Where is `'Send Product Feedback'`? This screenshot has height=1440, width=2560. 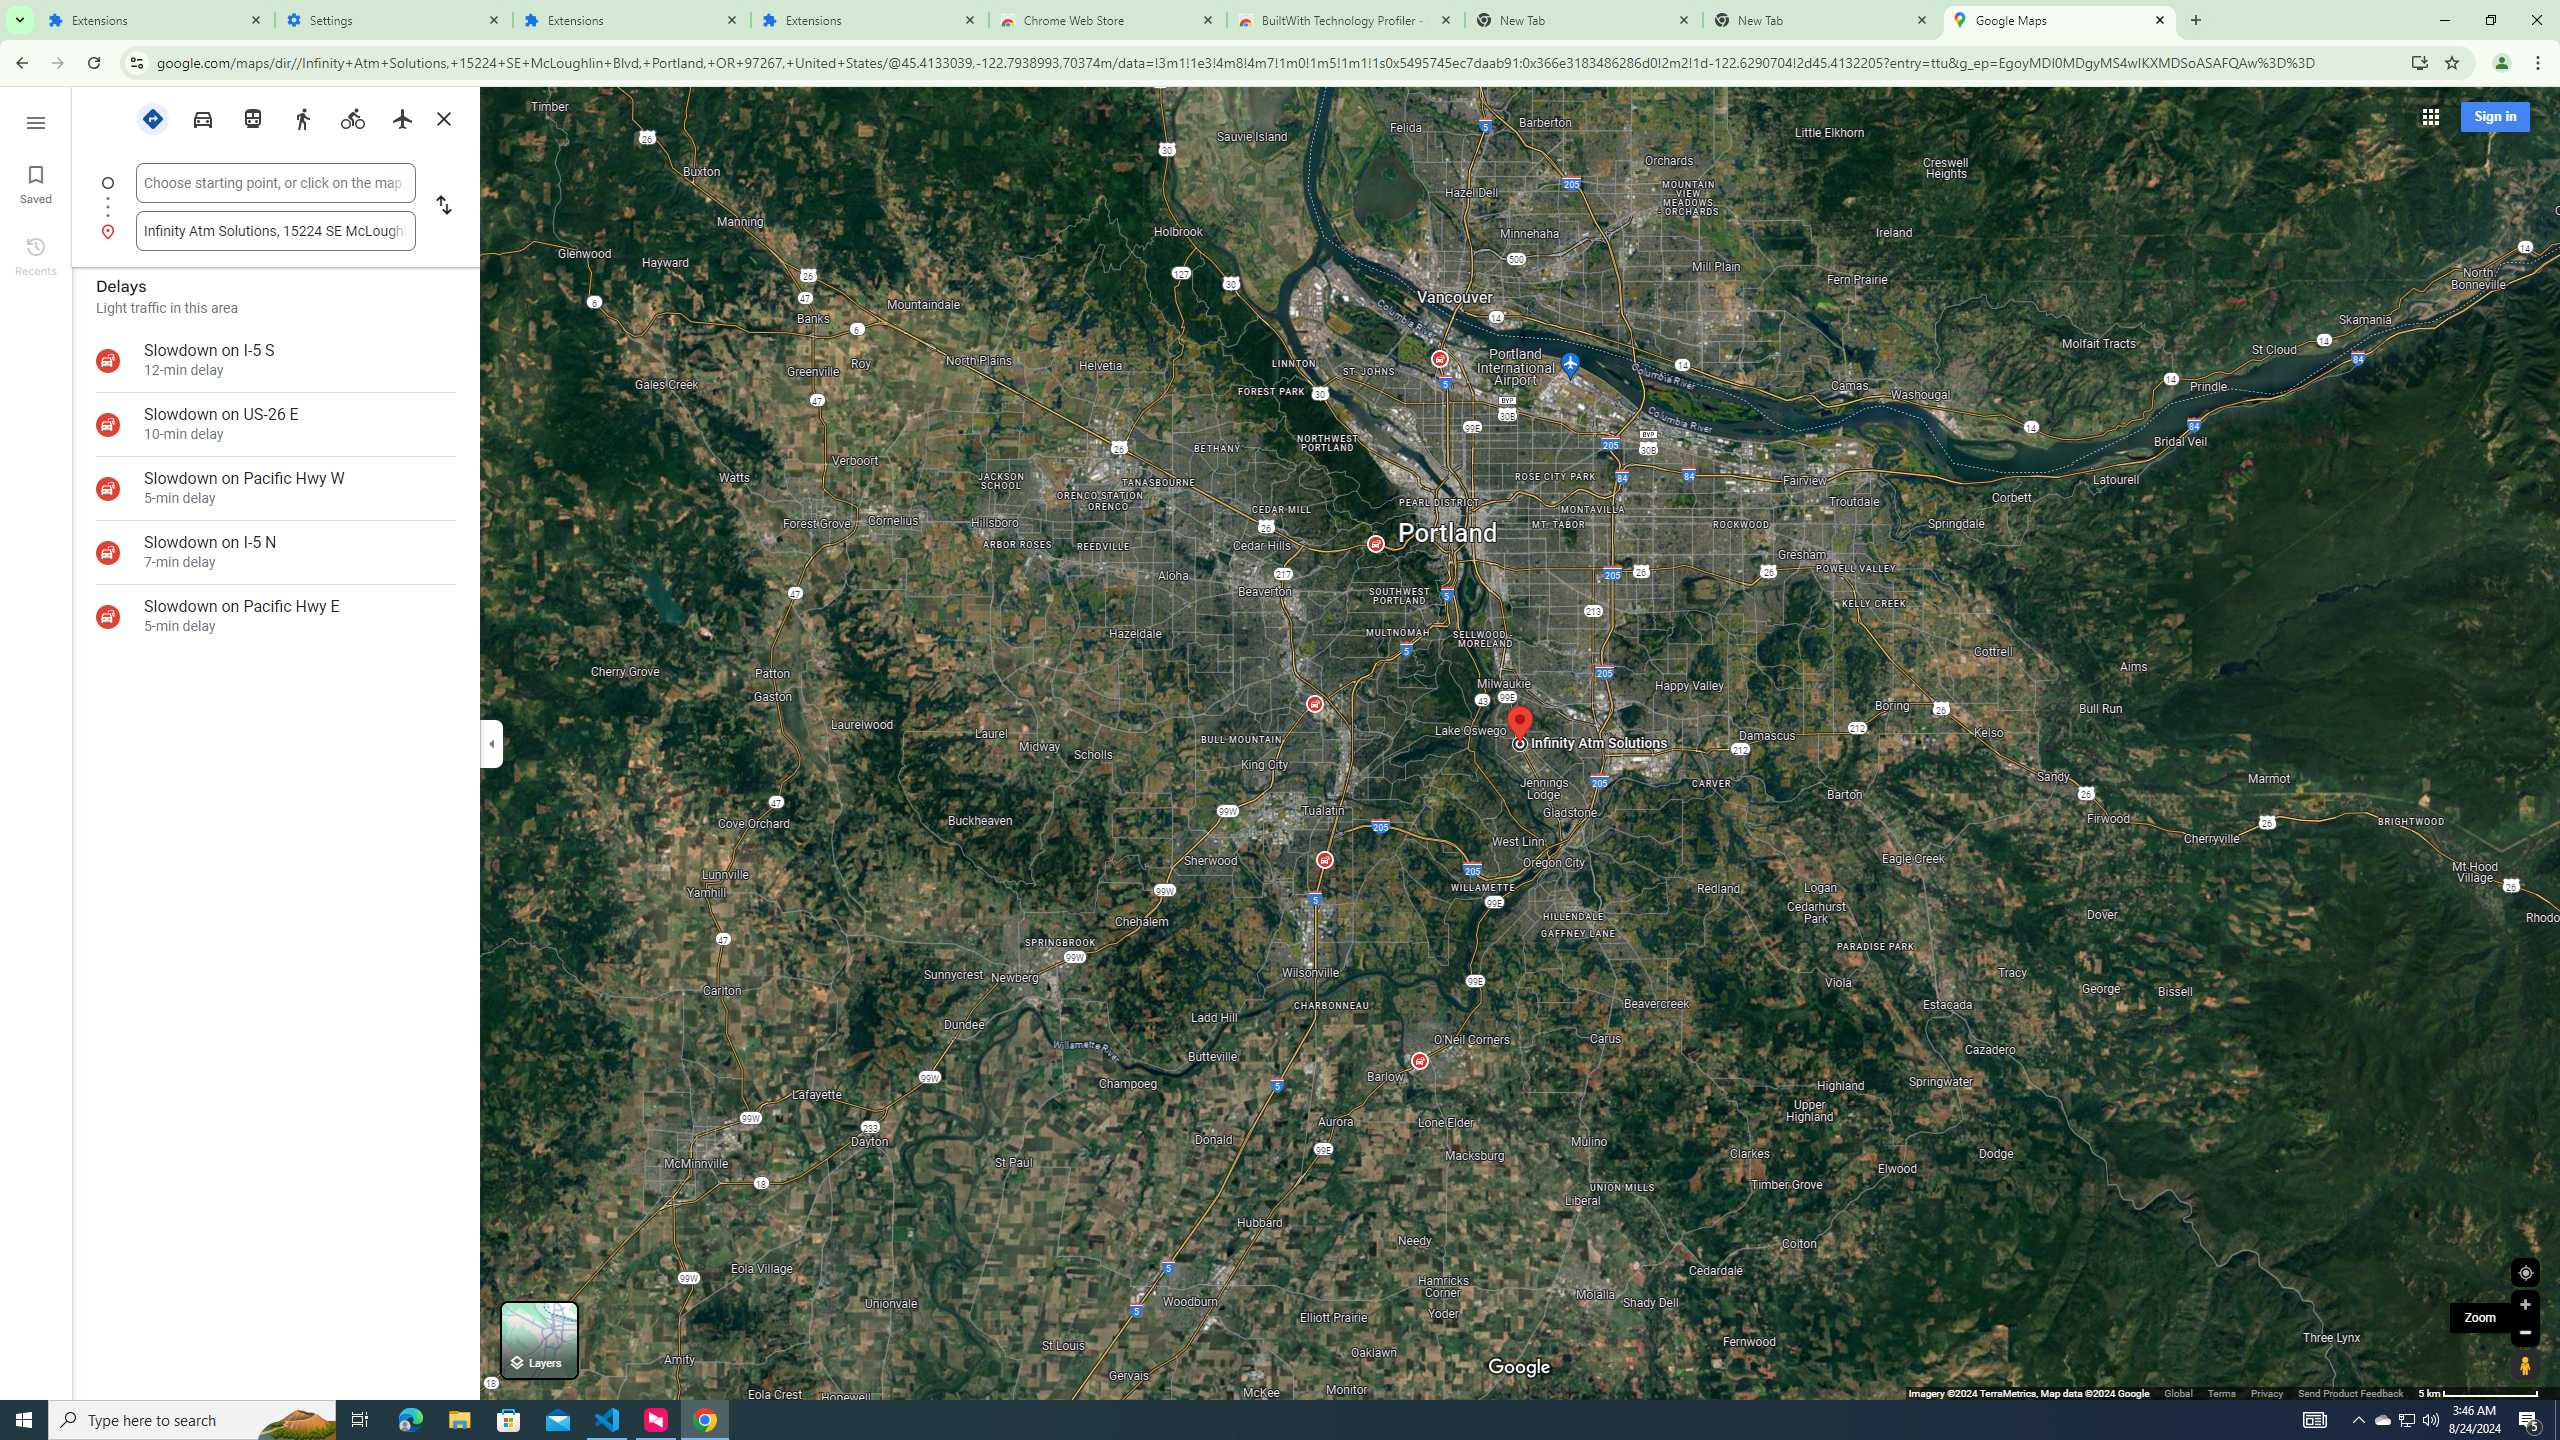 'Send Product Feedback' is located at coordinates (2351, 1393).